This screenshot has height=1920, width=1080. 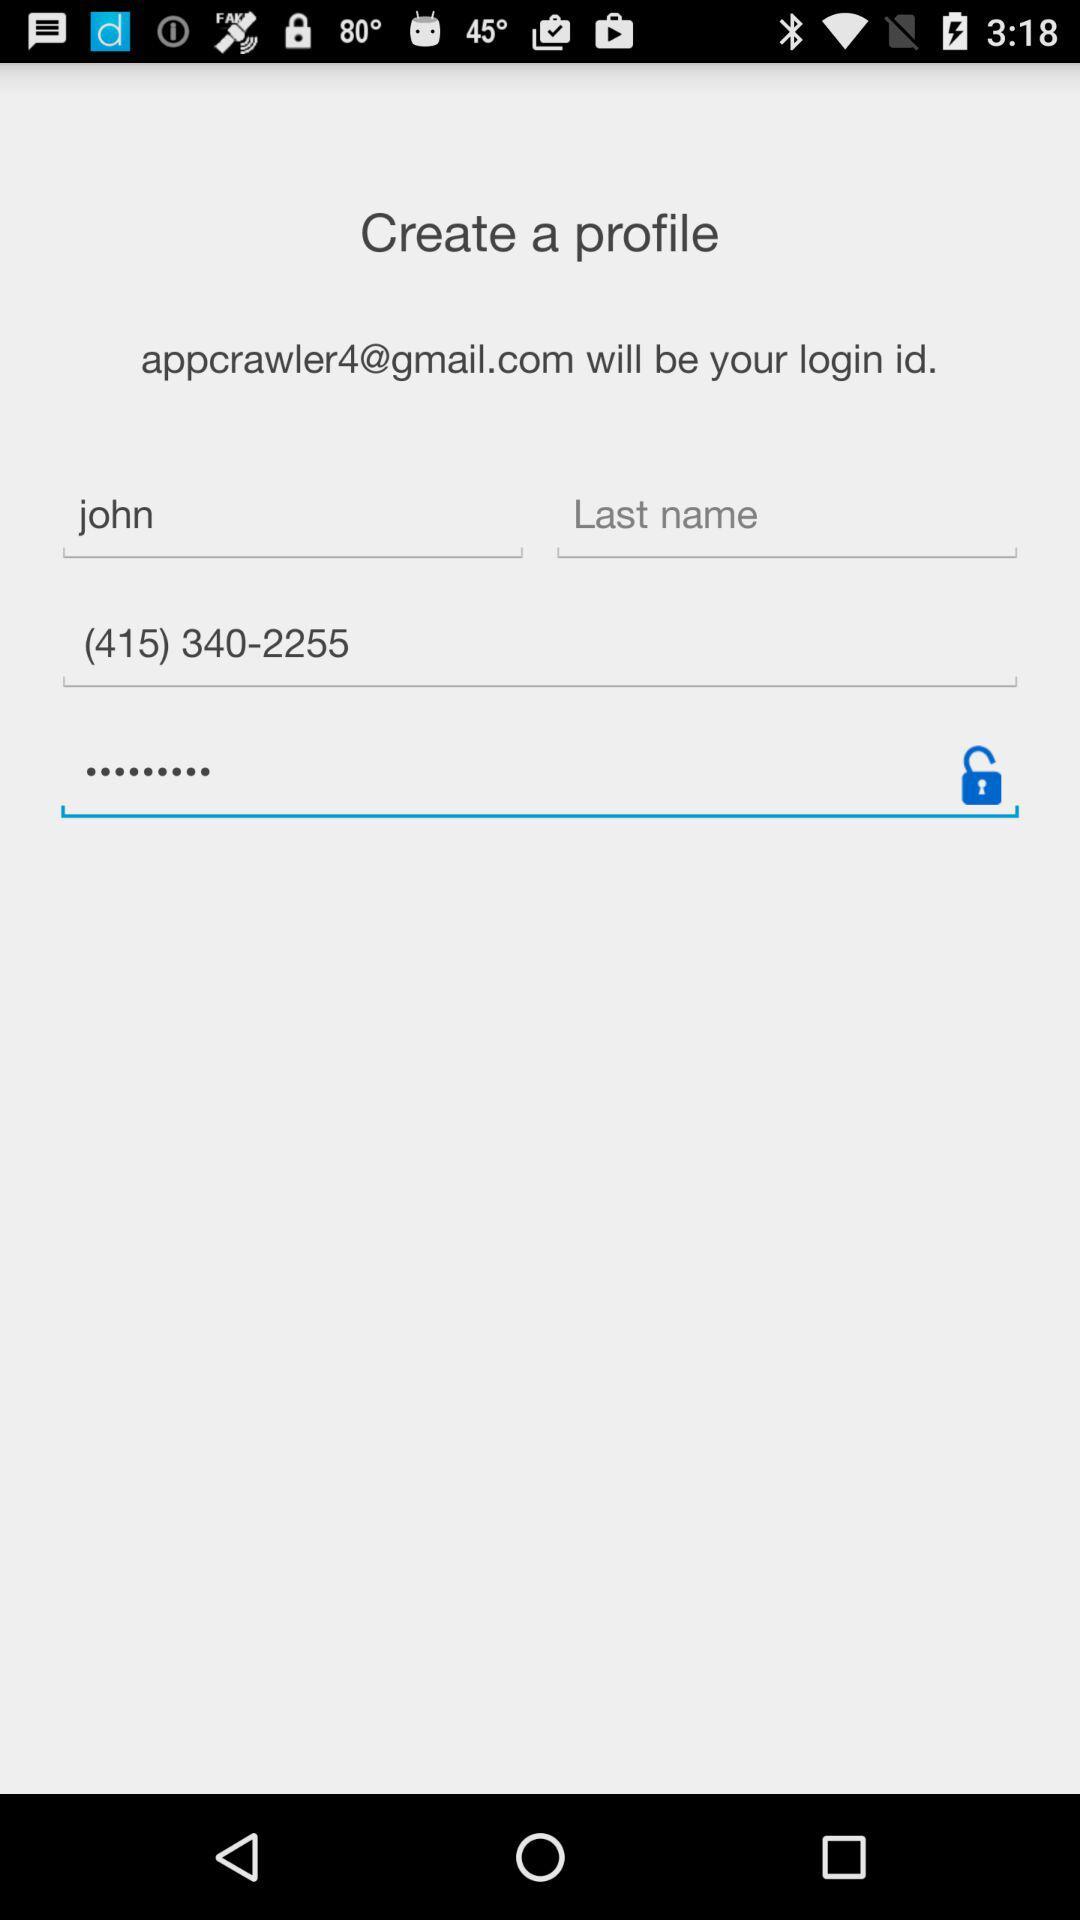 I want to click on item below the (415) 340-2255 item, so click(x=540, y=774).